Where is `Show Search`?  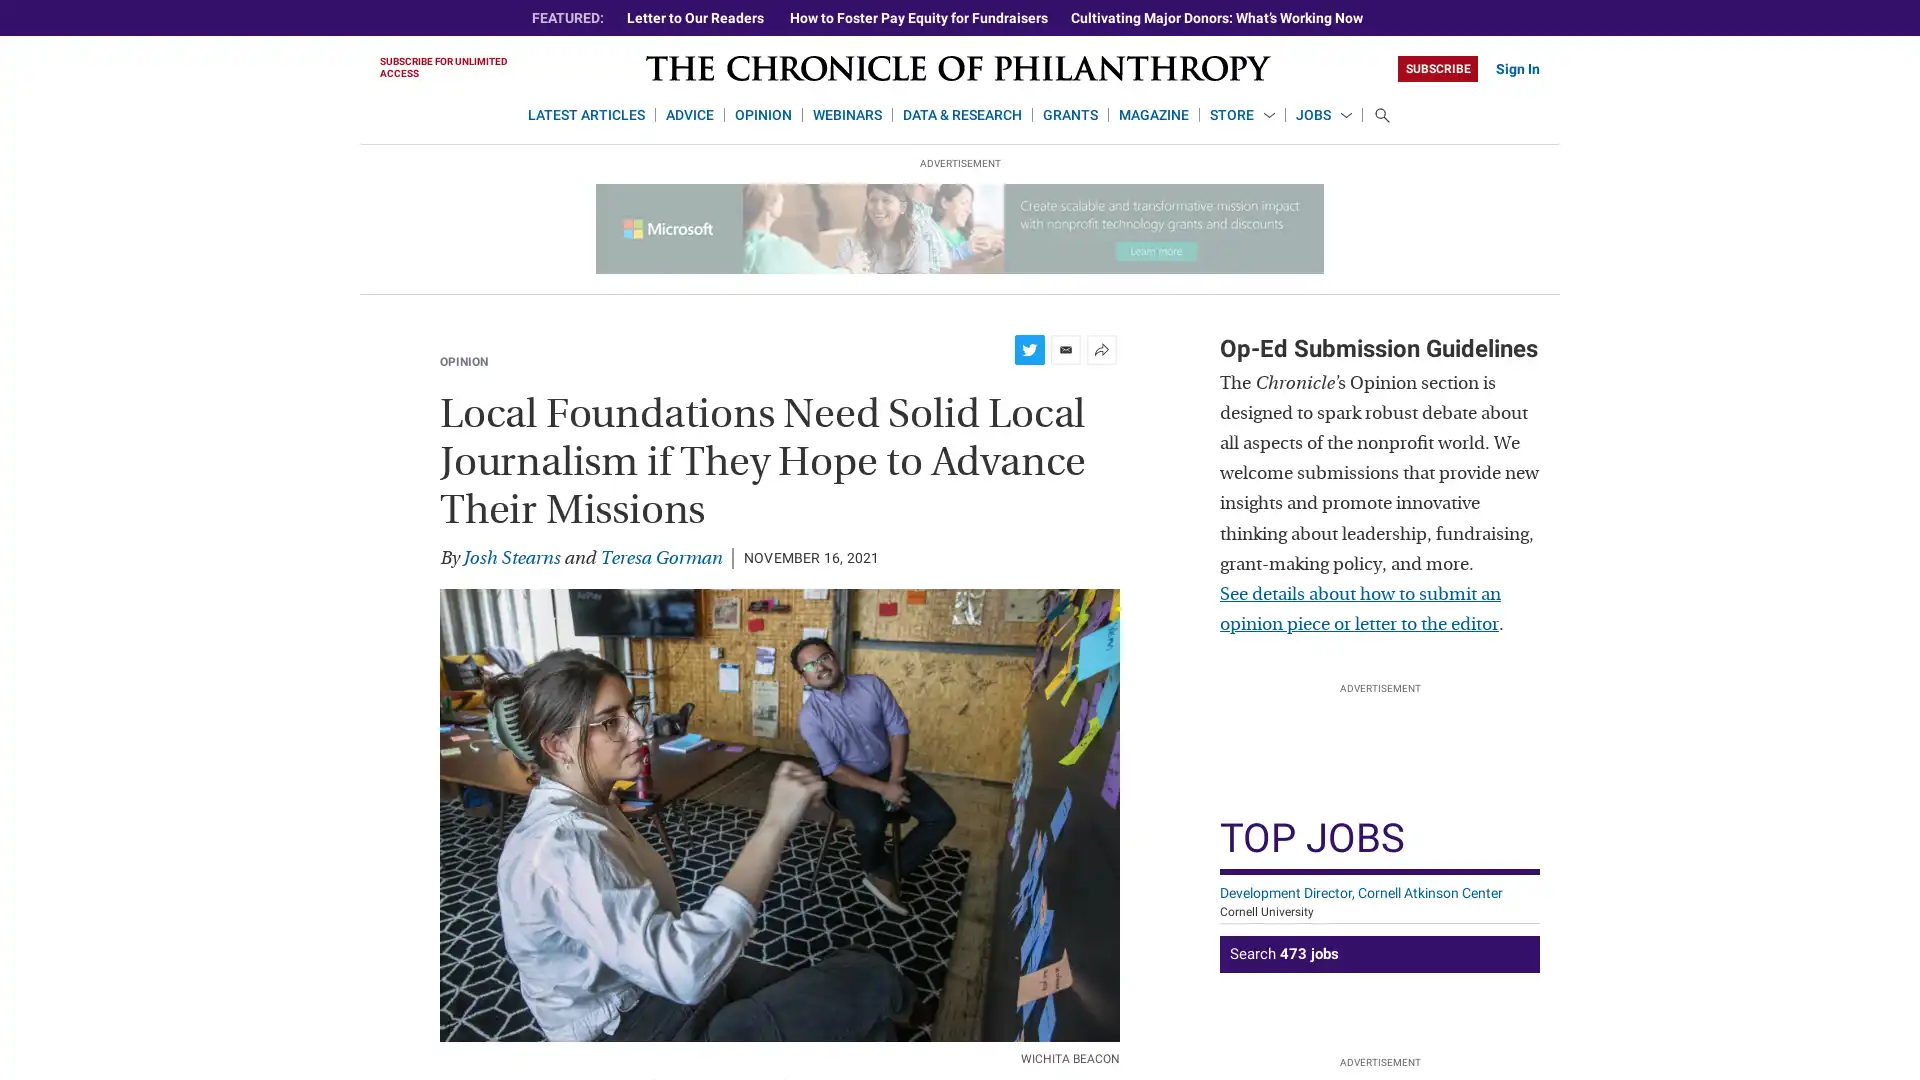 Show Search is located at coordinates (1381, 115).